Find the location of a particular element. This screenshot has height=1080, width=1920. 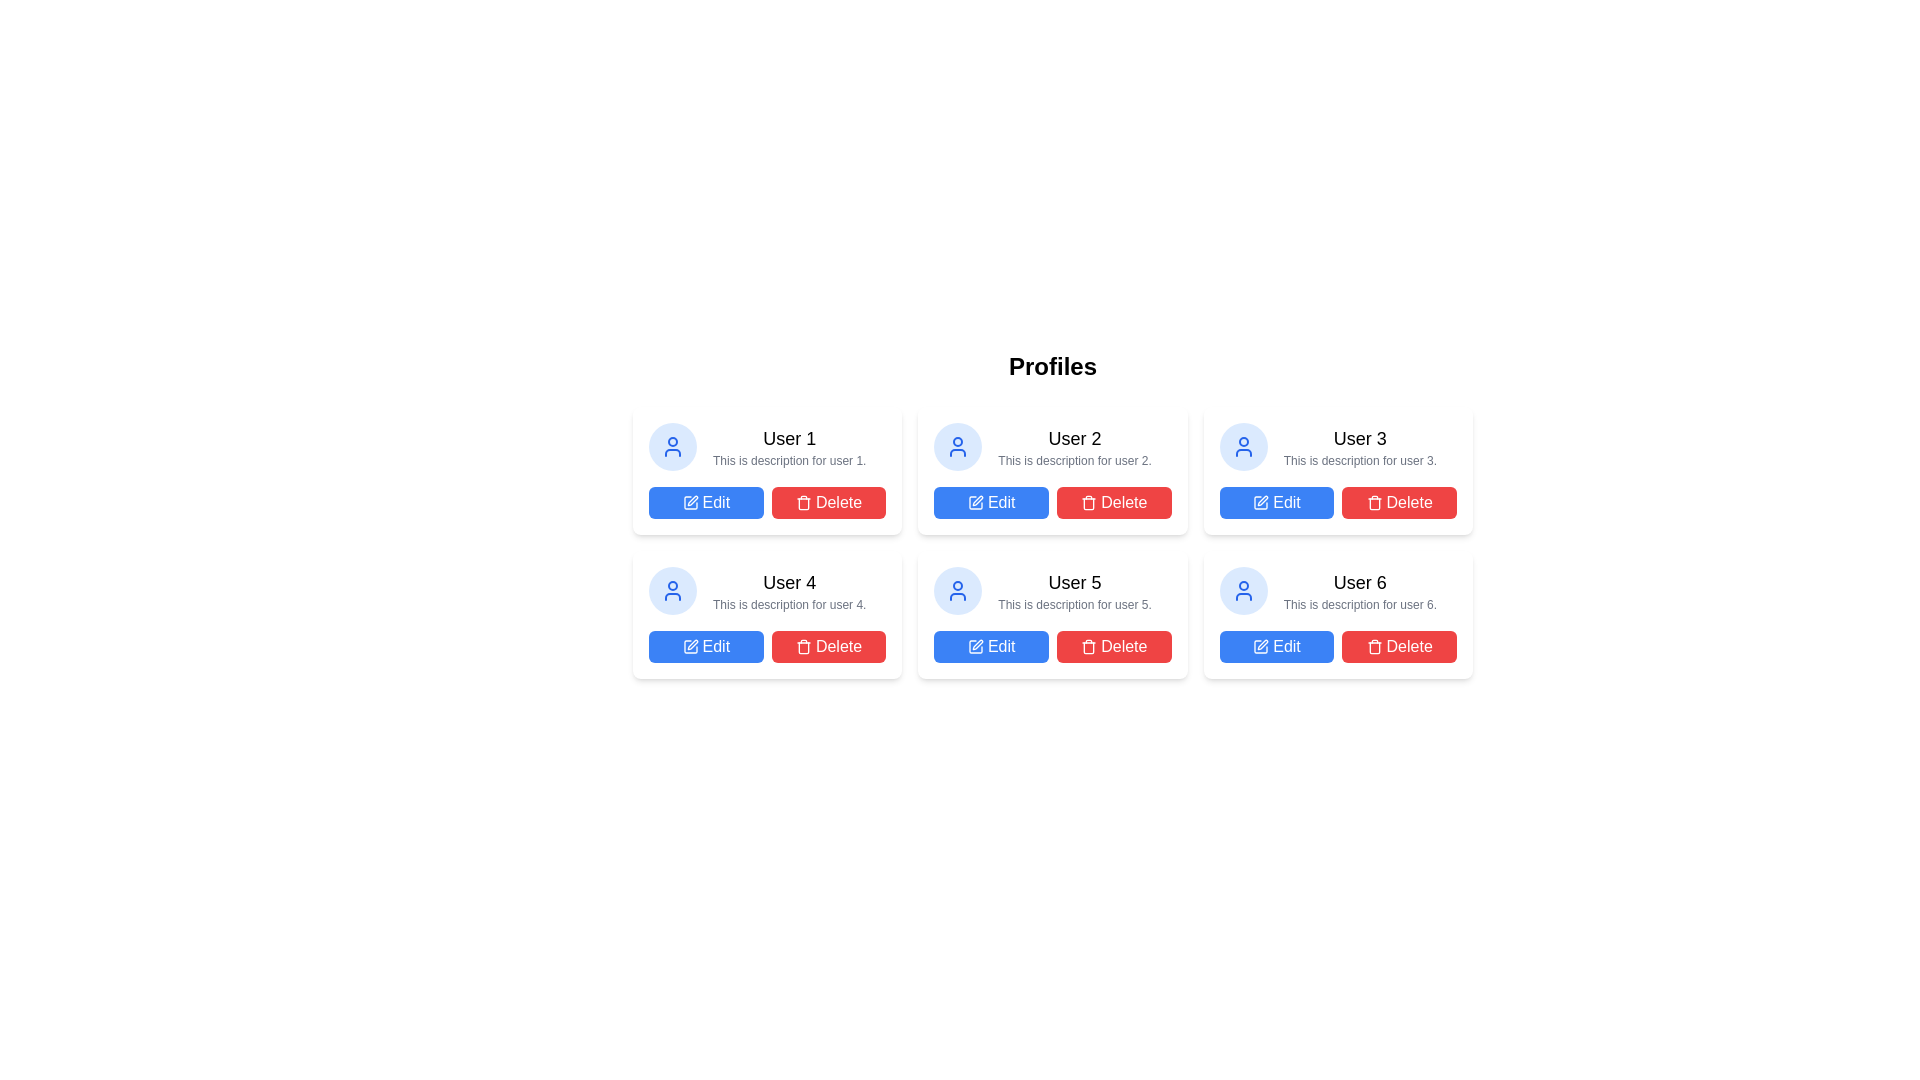

the small blue pen icon next to the 'Edit' text within the blue button for User 4 is located at coordinates (690, 647).